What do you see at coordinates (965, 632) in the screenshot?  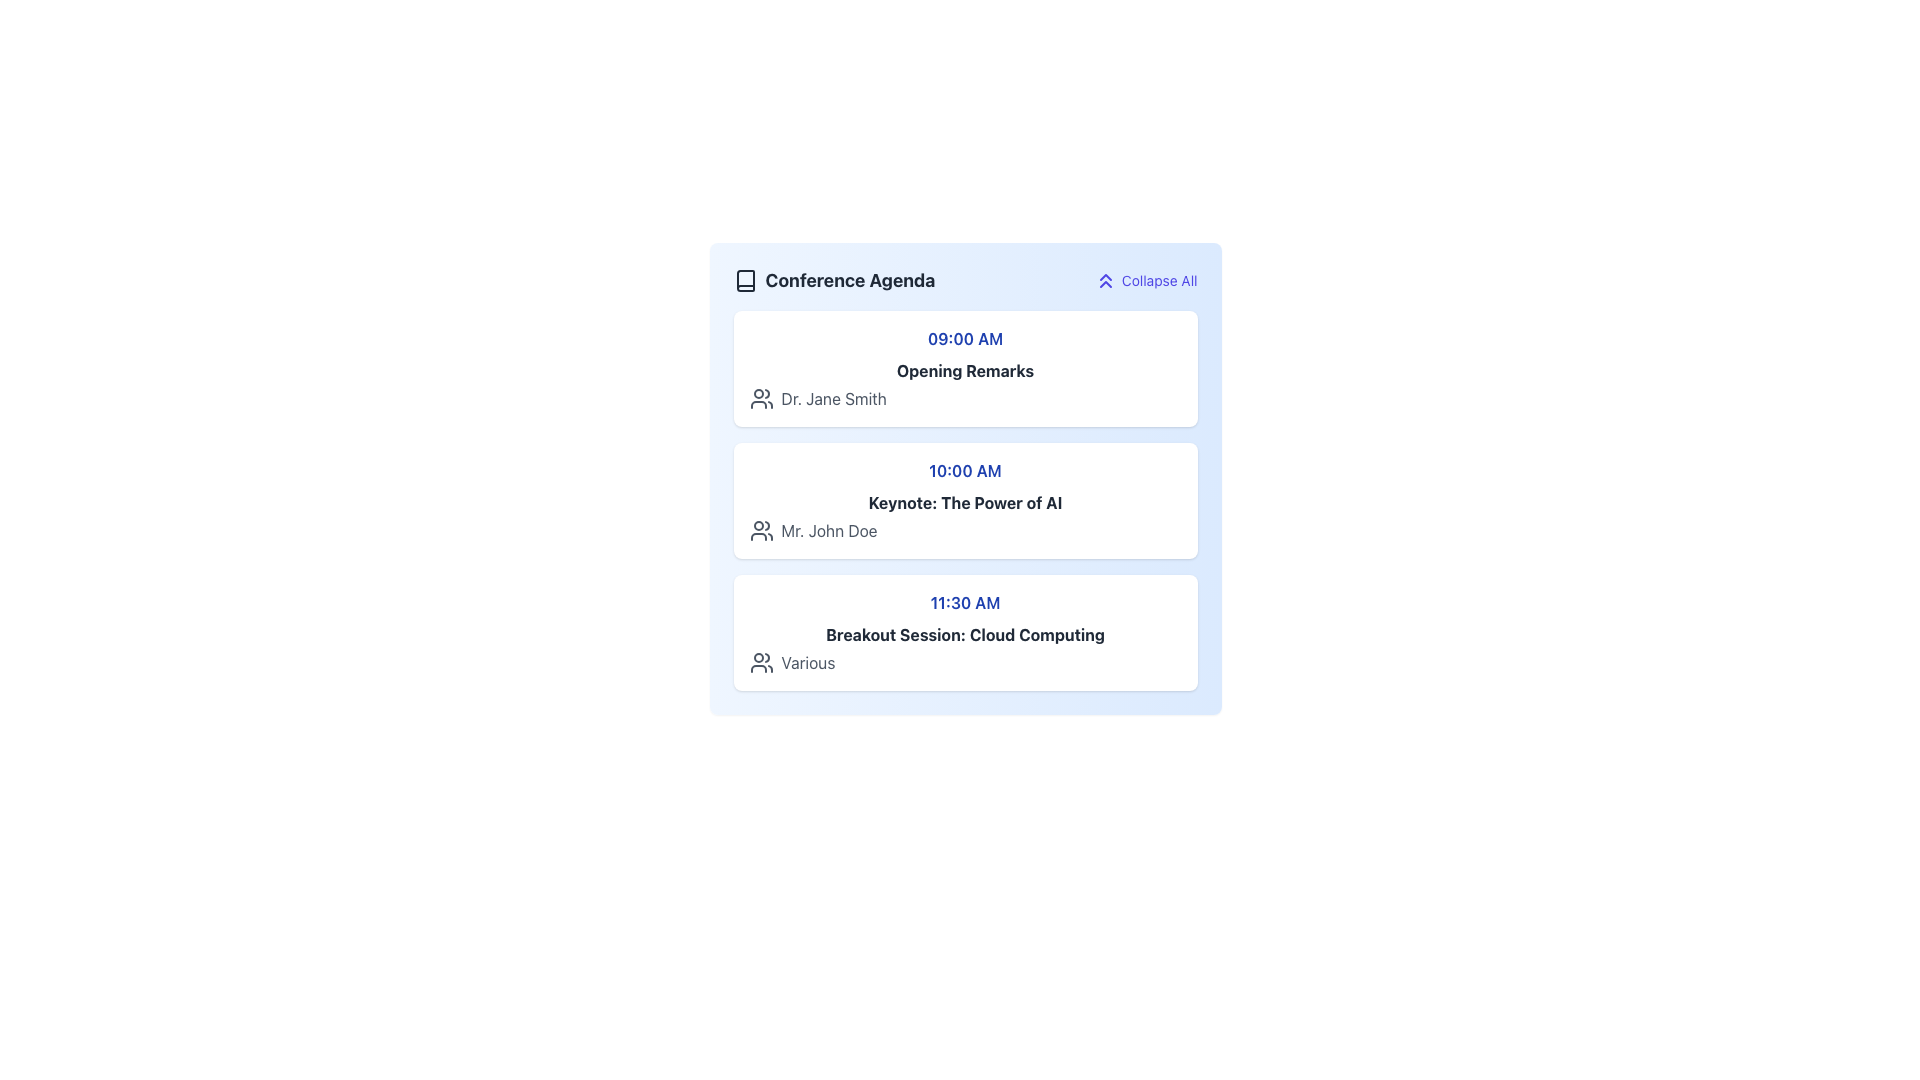 I see `the static informational block displaying the event detail 'Breakout Session: Cloud Computing'` at bounding box center [965, 632].